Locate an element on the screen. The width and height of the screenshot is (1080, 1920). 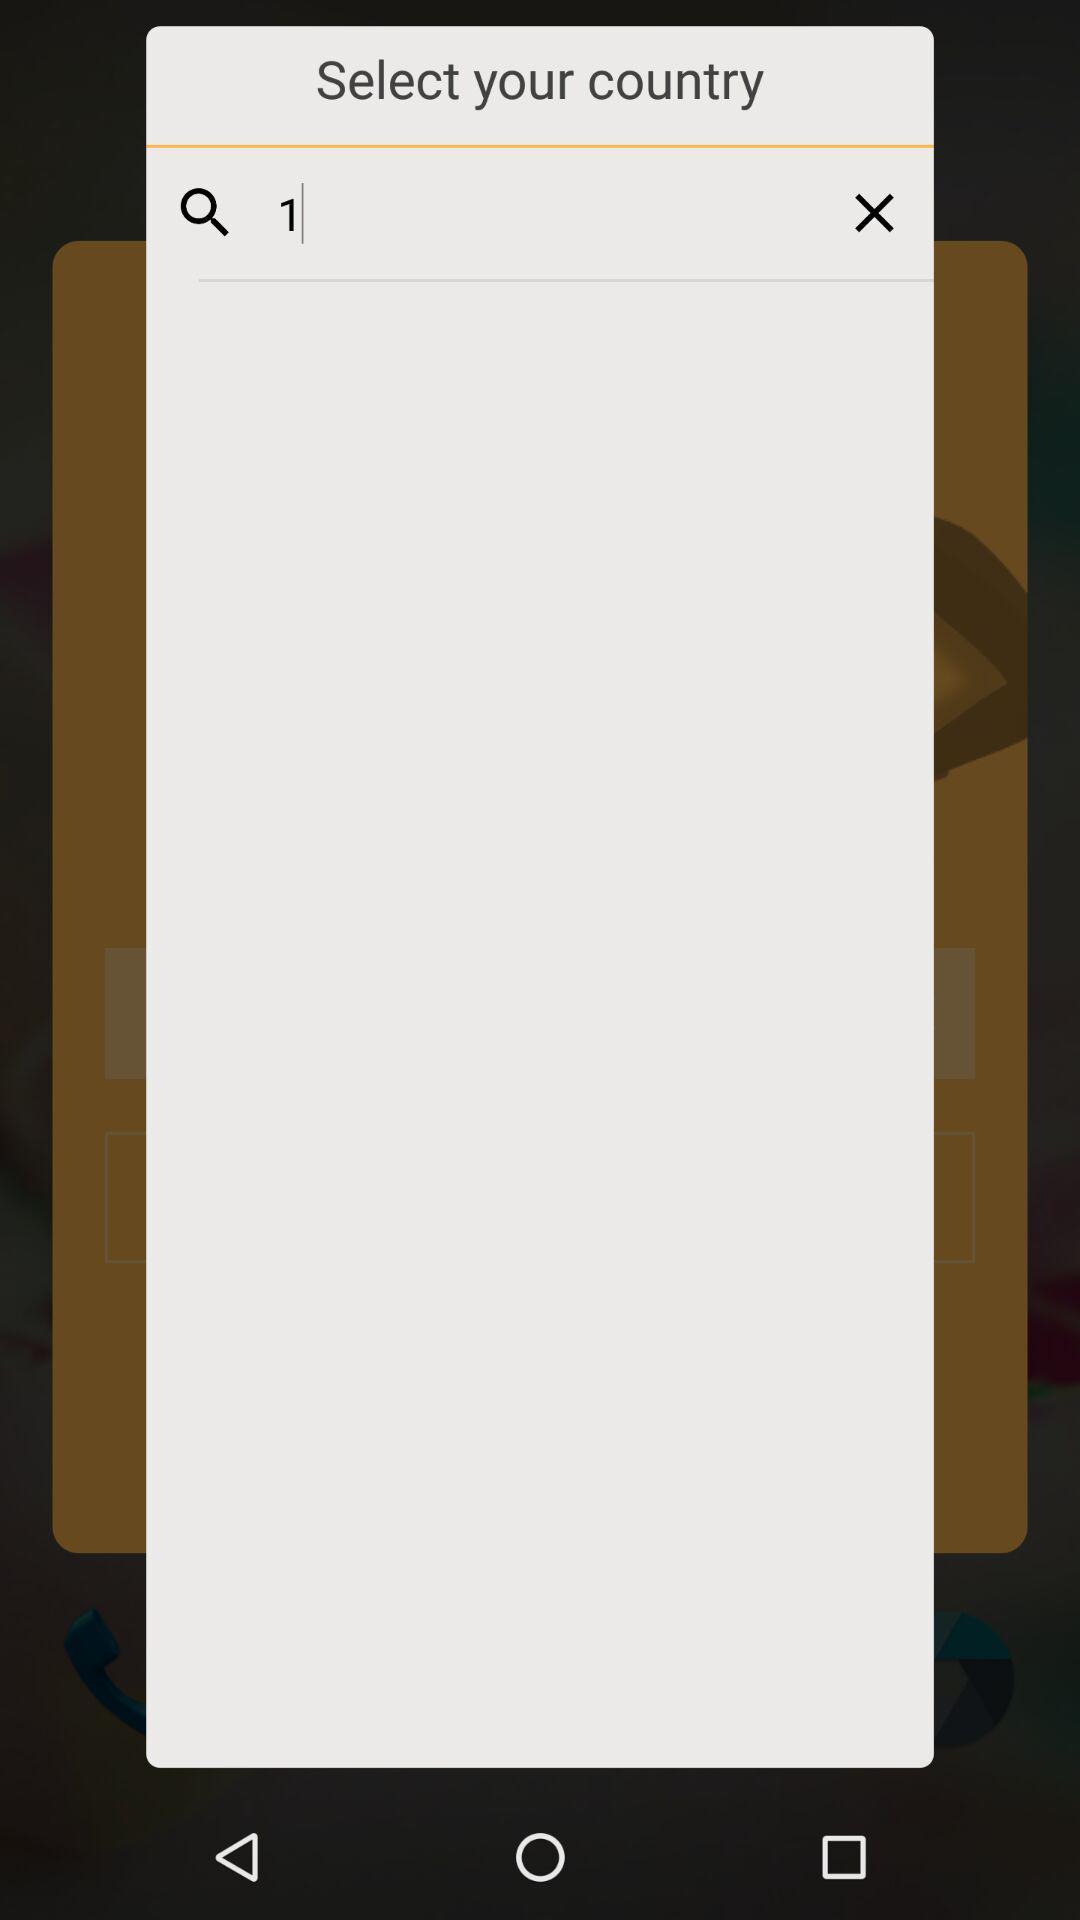
clear text field is located at coordinates (873, 212).